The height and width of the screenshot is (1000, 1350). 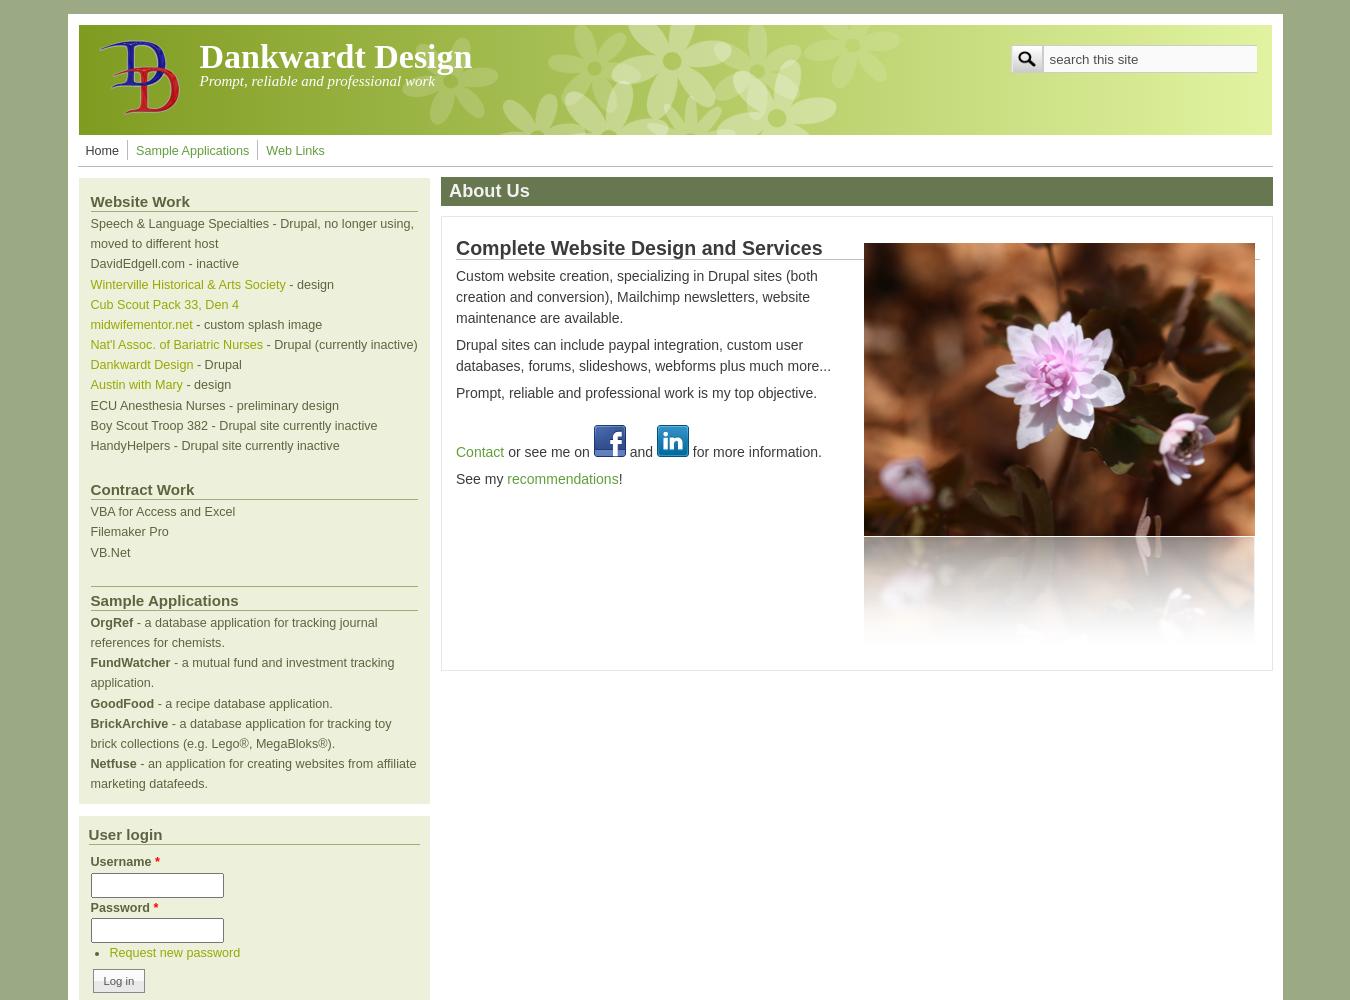 I want to click on 'recommendations', so click(x=561, y=478).